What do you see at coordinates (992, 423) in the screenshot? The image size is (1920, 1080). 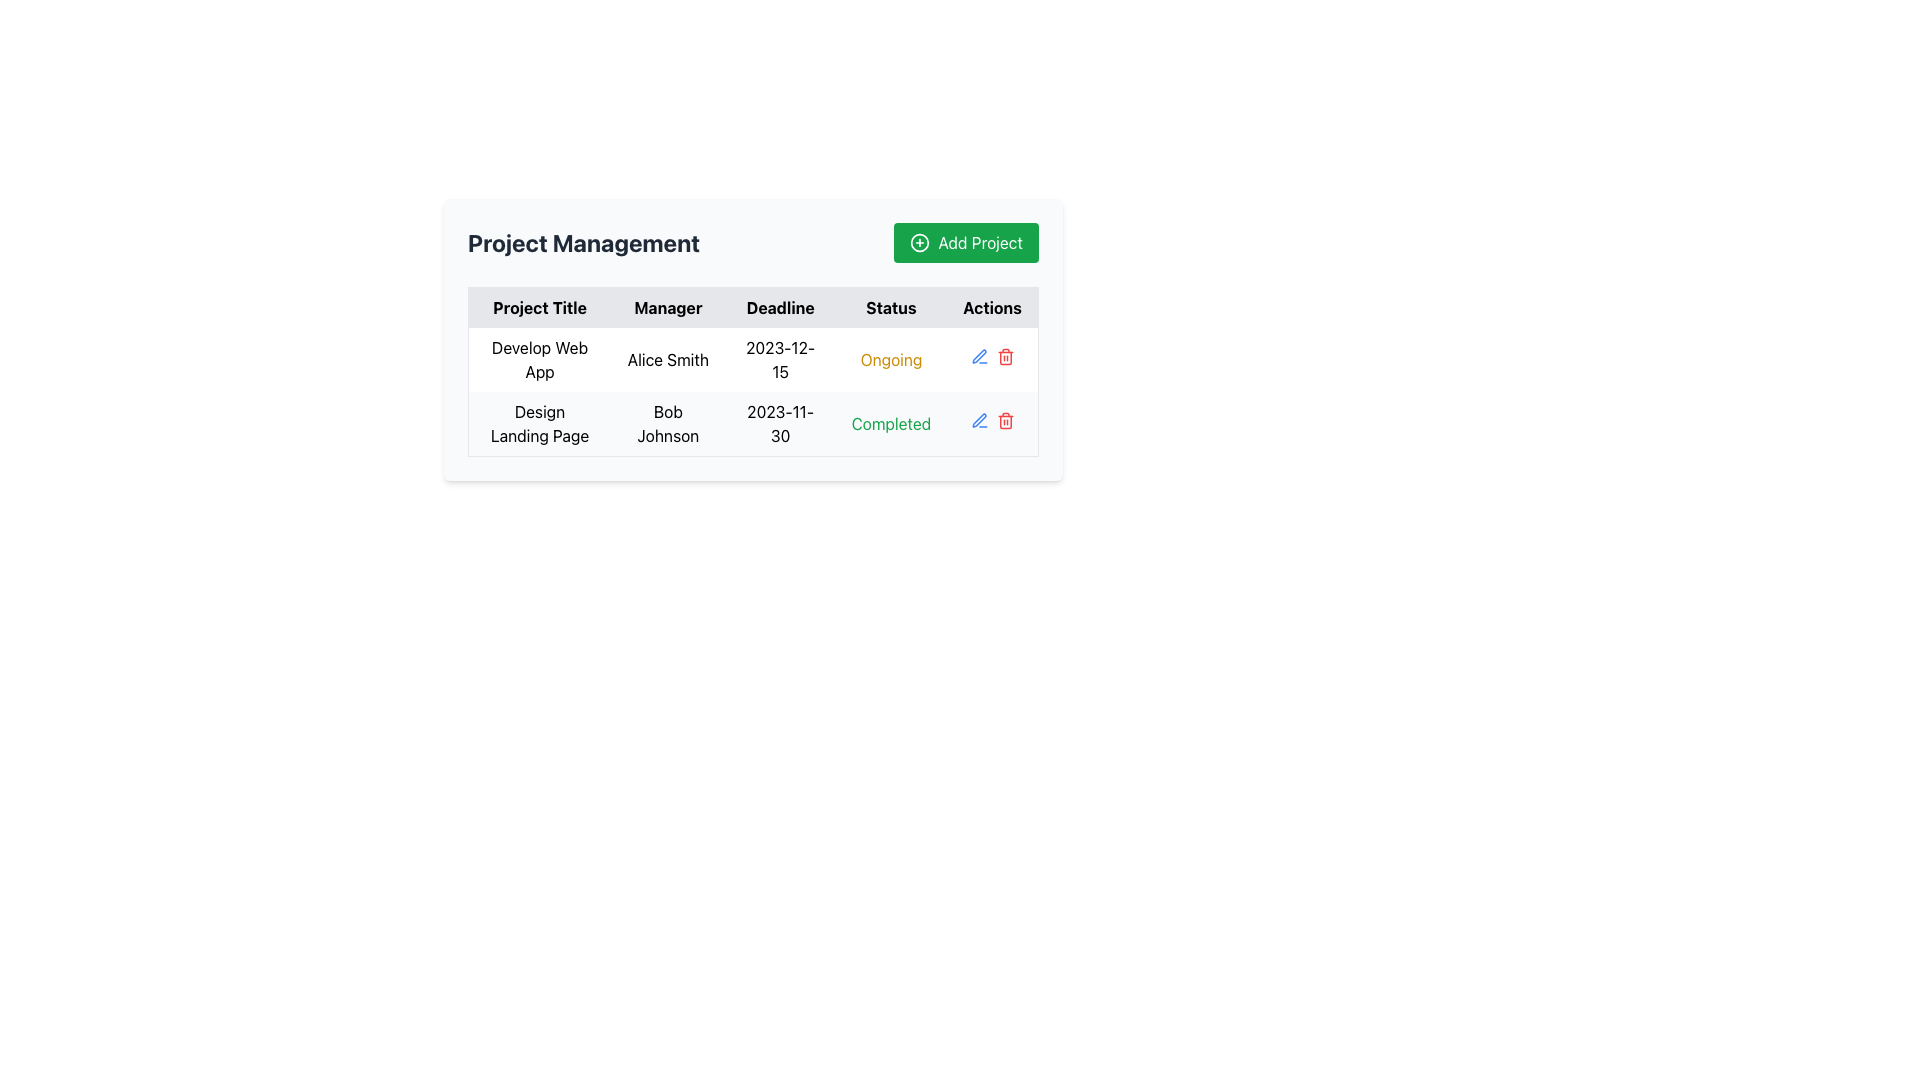 I see `the blank space located in the 'Actions' column of the second row of the table, positioned to the right of the 'Edit' icon and adjacent to the 'Delete' icon` at bounding box center [992, 423].